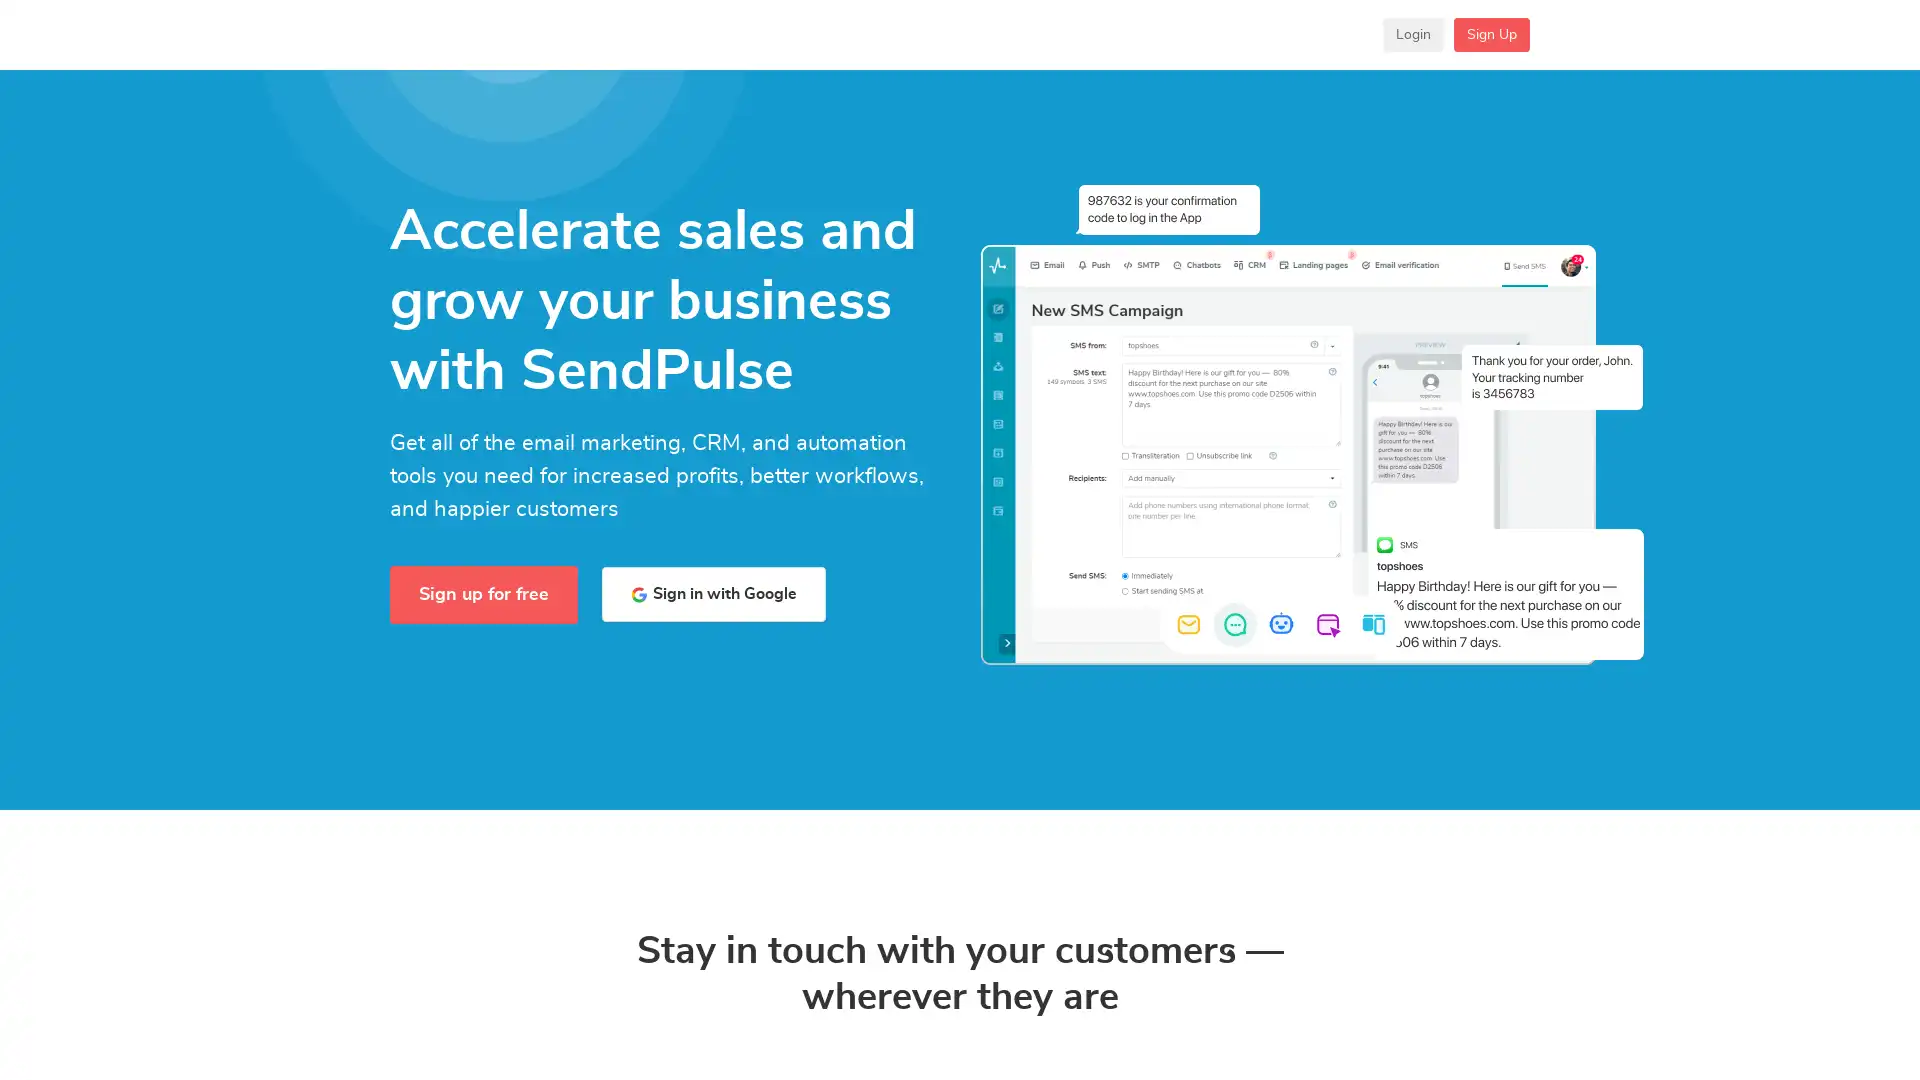 This screenshot has height=1080, width=1920. Describe the element at coordinates (1412, 48) in the screenshot. I see `Login` at that location.